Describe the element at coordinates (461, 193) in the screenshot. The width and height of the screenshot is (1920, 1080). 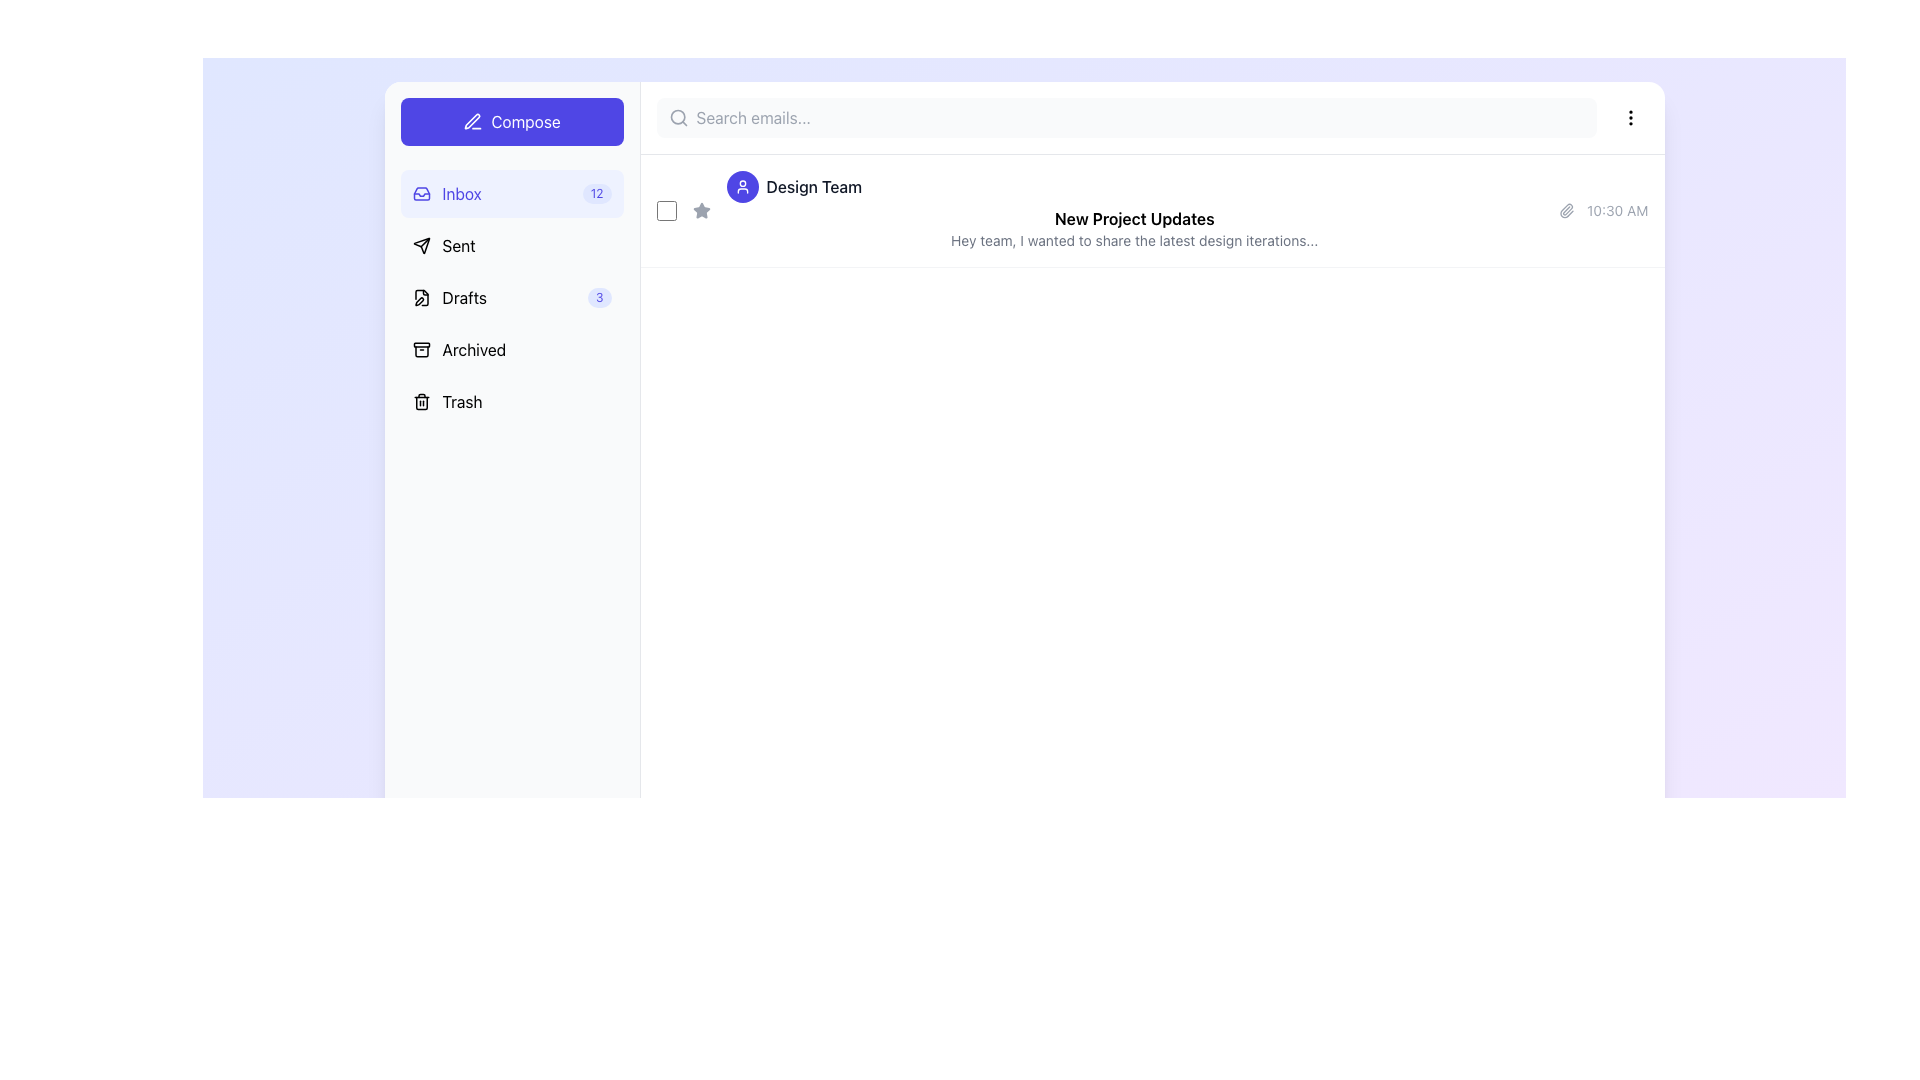
I see `the 'Inbox' text label located` at that location.